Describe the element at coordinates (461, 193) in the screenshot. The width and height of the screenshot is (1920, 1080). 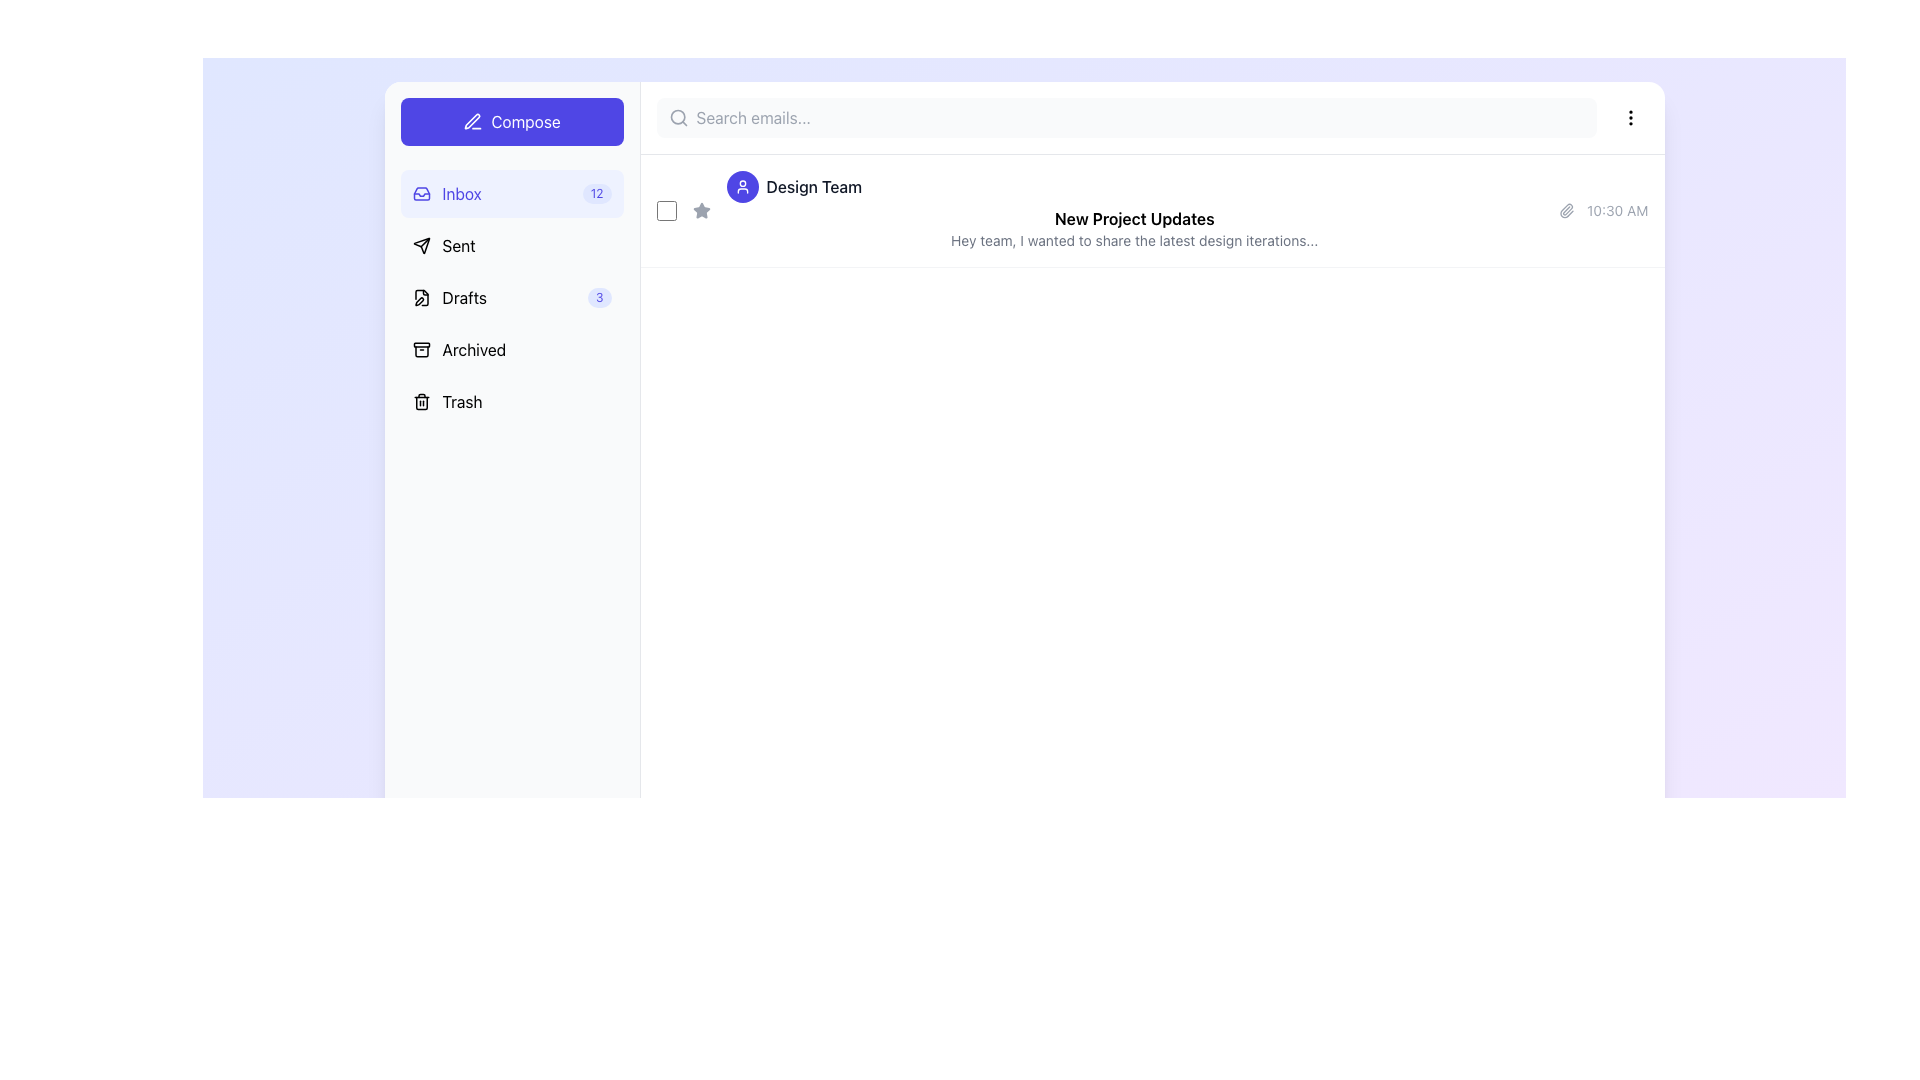
I see `the 'Inbox' text label located` at that location.